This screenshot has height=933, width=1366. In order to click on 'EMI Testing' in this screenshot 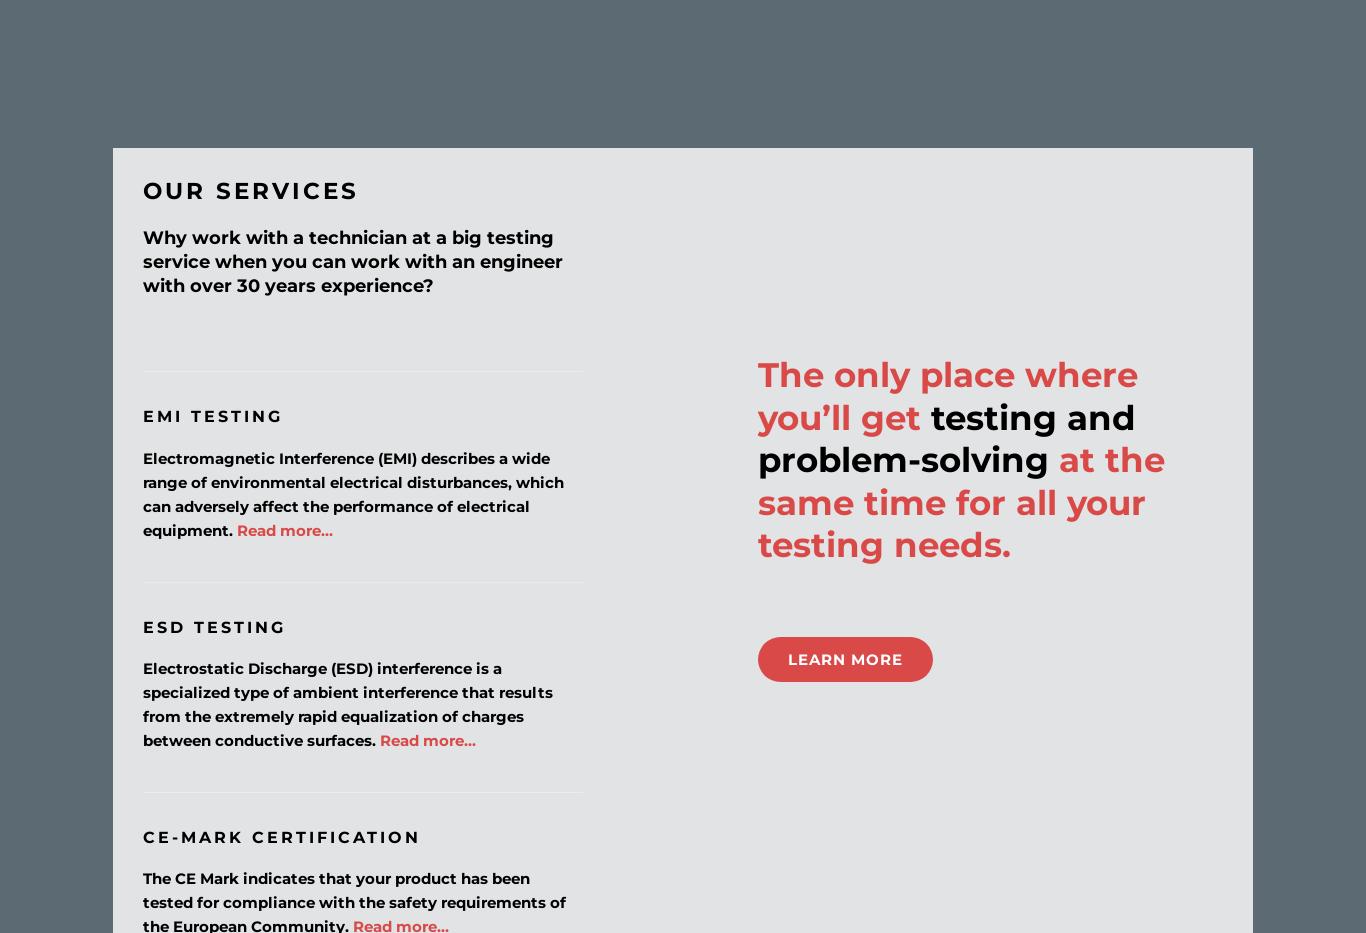, I will do `click(211, 415)`.